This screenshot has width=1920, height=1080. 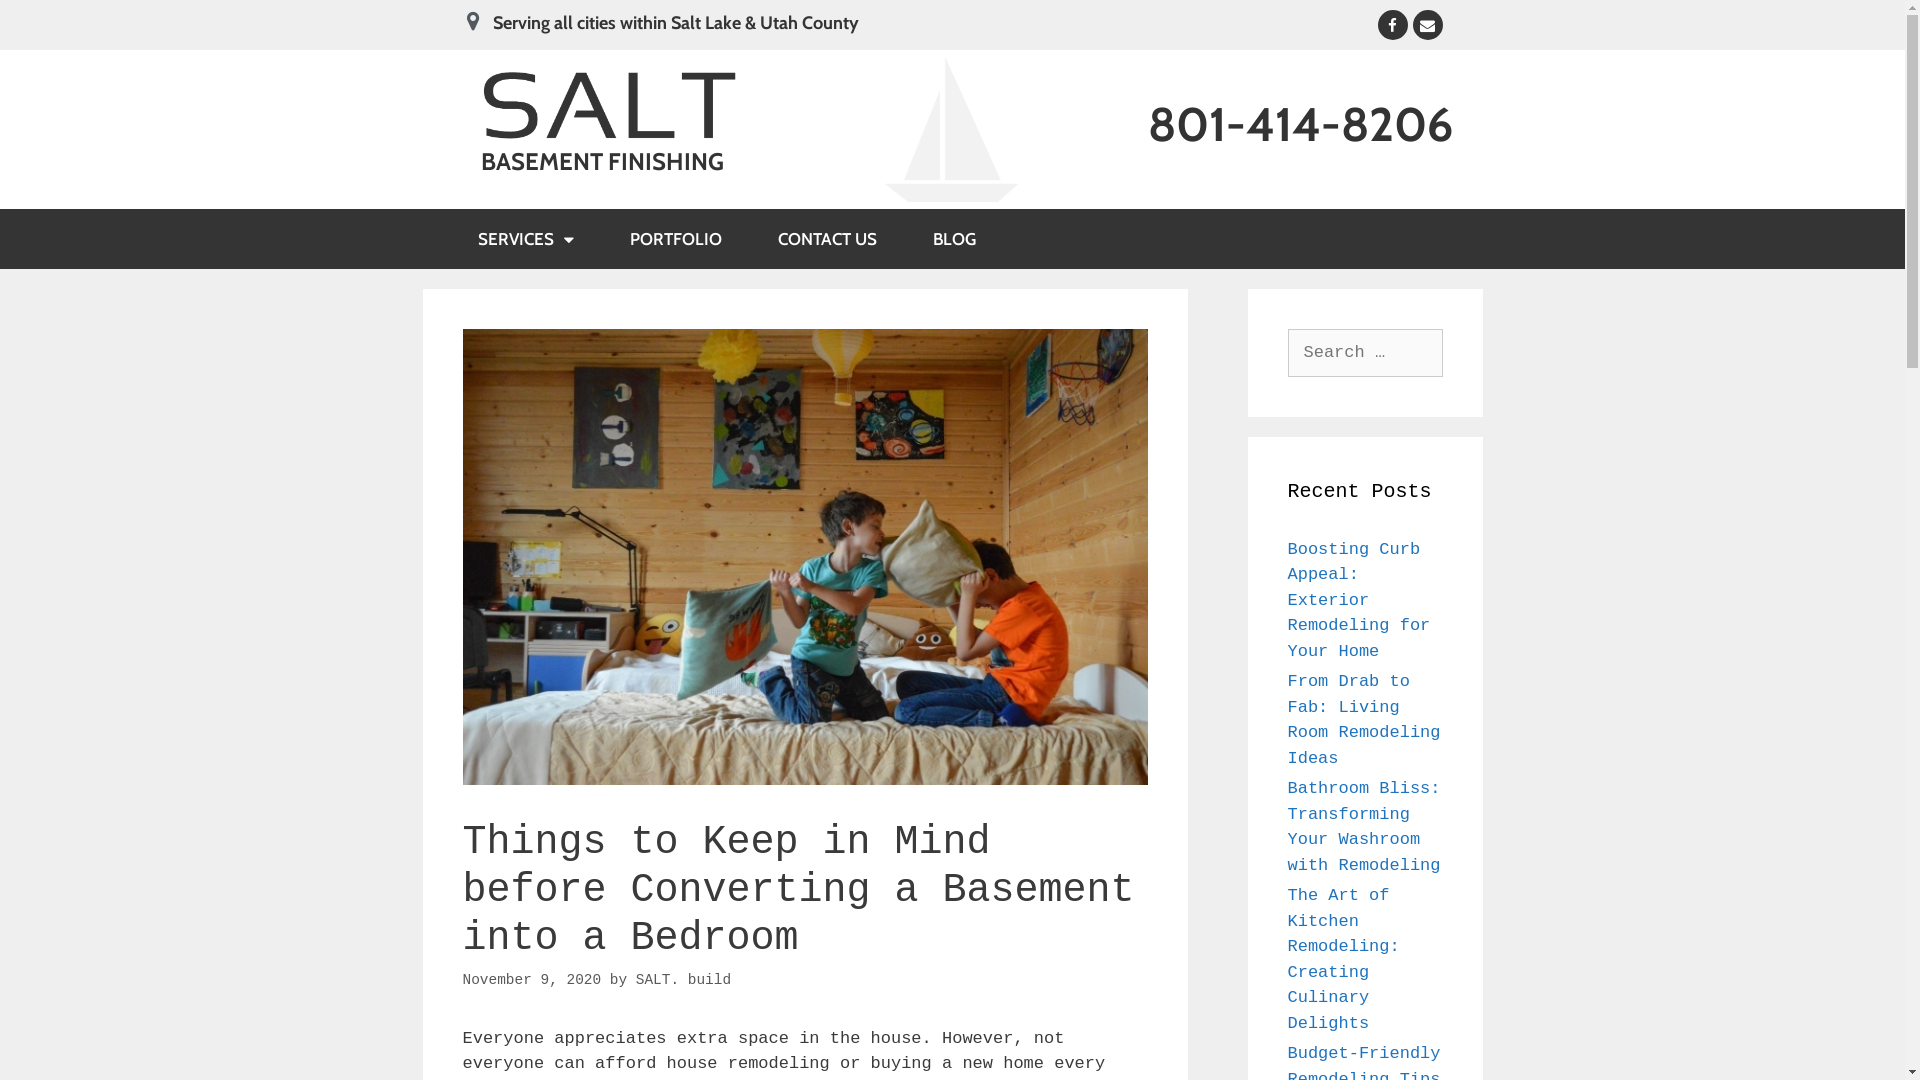 What do you see at coordinates (600, 238) in the screenshot?
I see `'PORTFOLIO'` at bounding box center [600, 238].